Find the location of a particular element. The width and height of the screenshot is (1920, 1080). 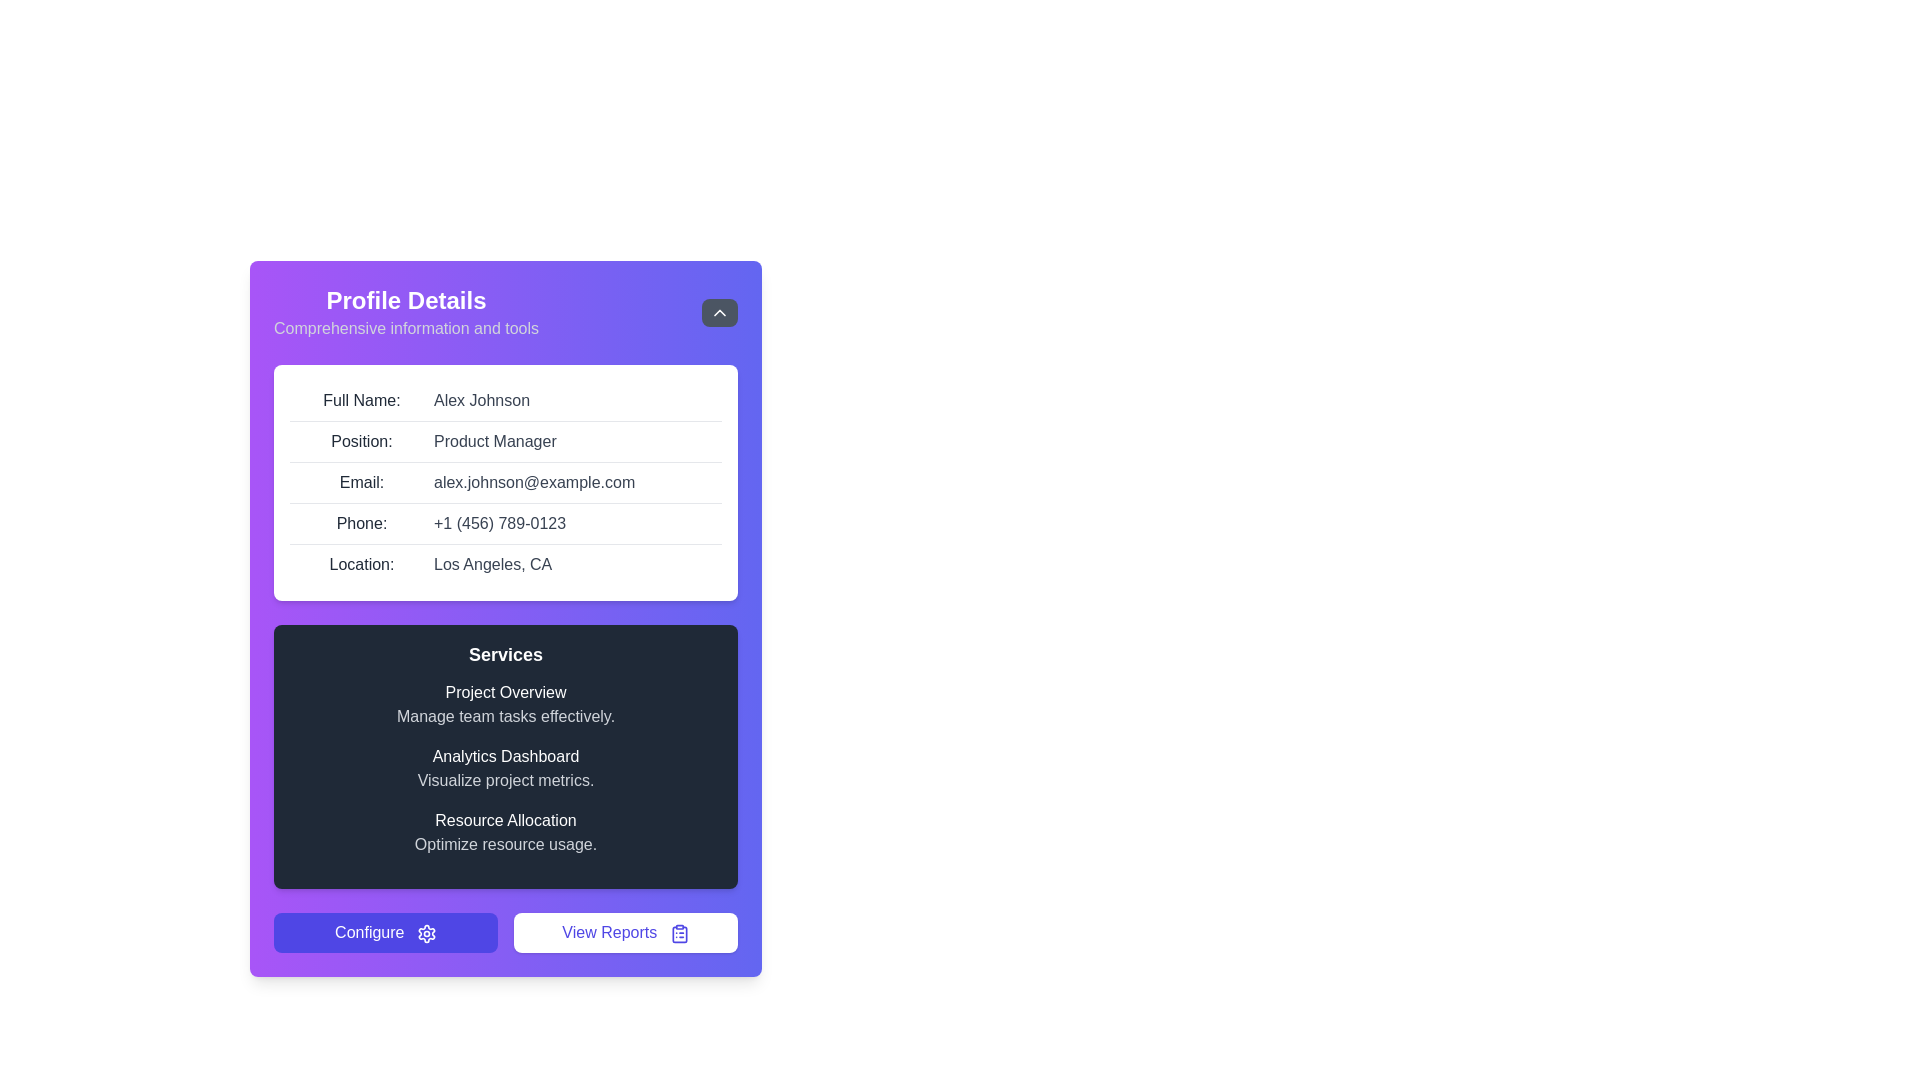

the 'Project Overview' text label, which is styled with a bold white font on a dark background and is located directly below the 'Services' heading in the bottom section of the interface is located at coordinates (505, 692).